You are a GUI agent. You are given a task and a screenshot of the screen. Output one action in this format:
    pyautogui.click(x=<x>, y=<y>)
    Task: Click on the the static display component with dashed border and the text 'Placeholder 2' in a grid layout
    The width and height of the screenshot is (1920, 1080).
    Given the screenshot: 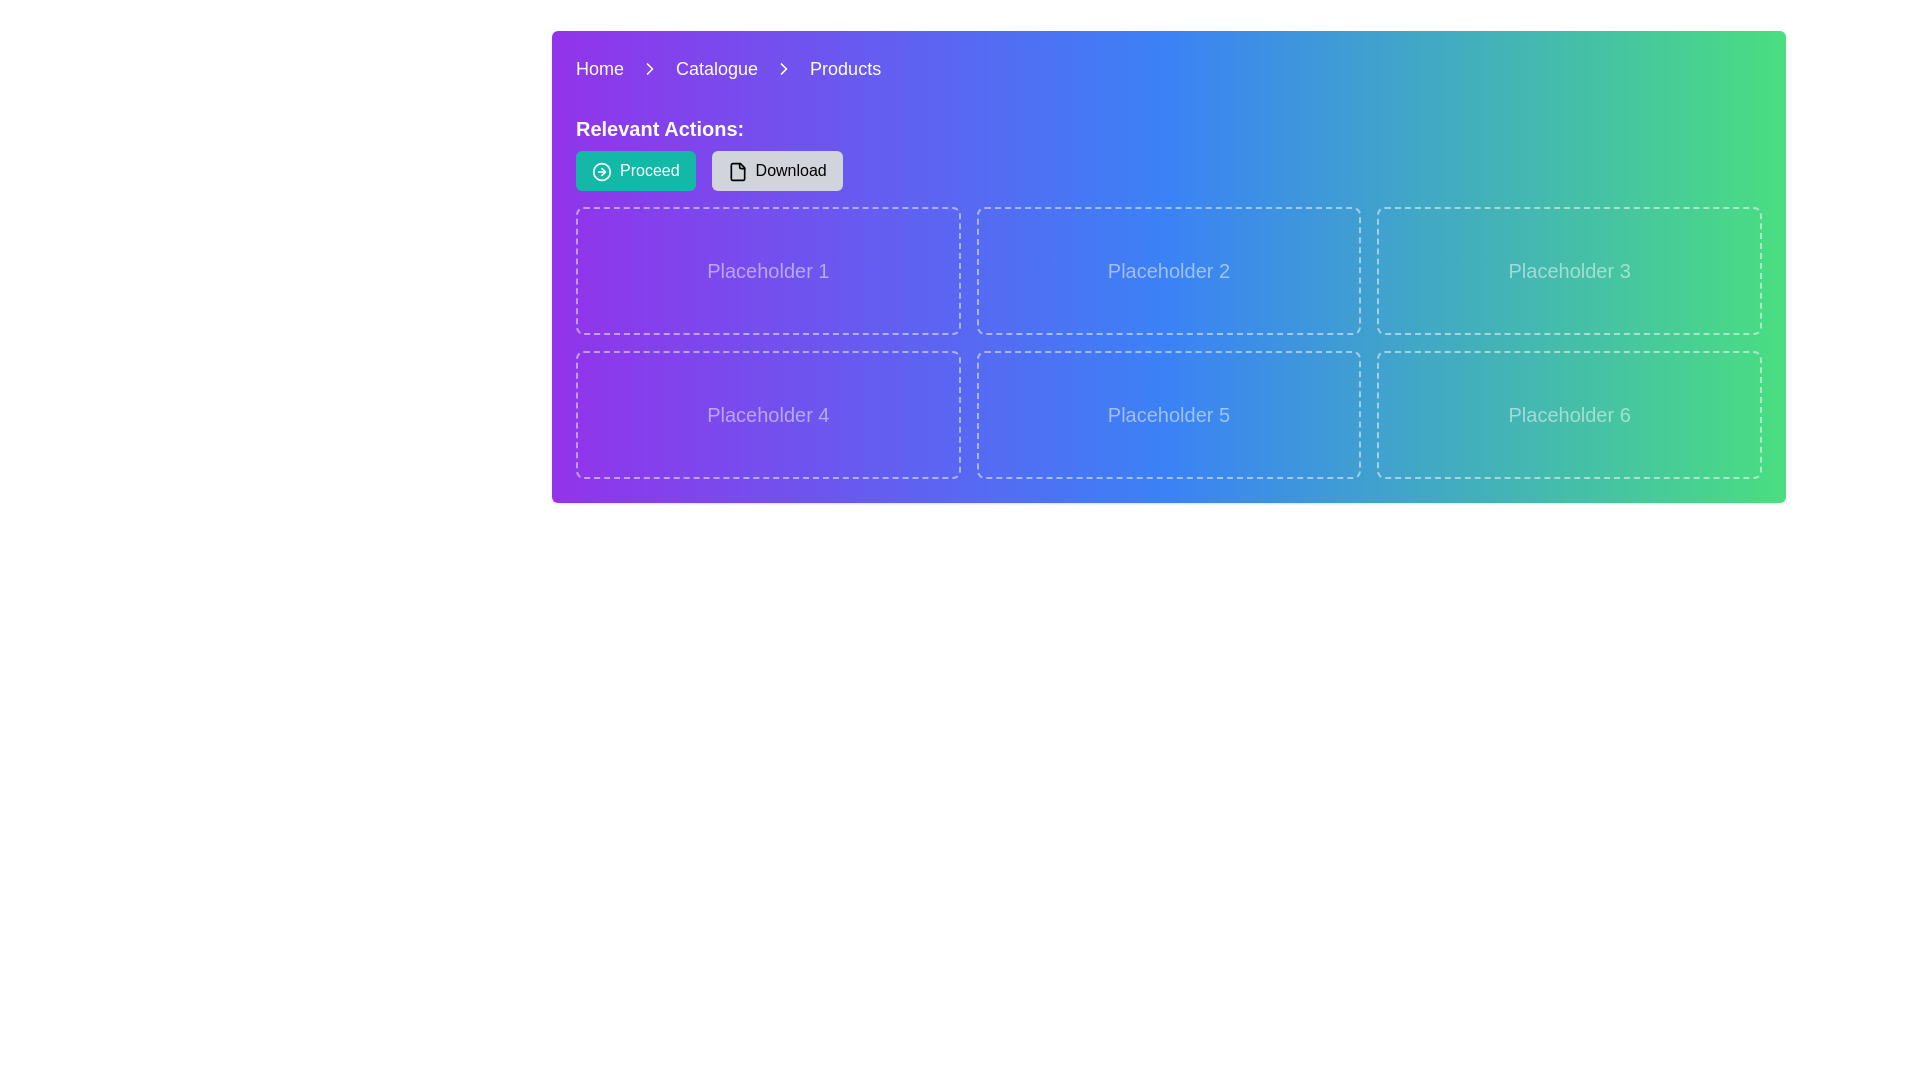 What is the action you would take?
    pyautogui.click(x=1168, y=270)
    